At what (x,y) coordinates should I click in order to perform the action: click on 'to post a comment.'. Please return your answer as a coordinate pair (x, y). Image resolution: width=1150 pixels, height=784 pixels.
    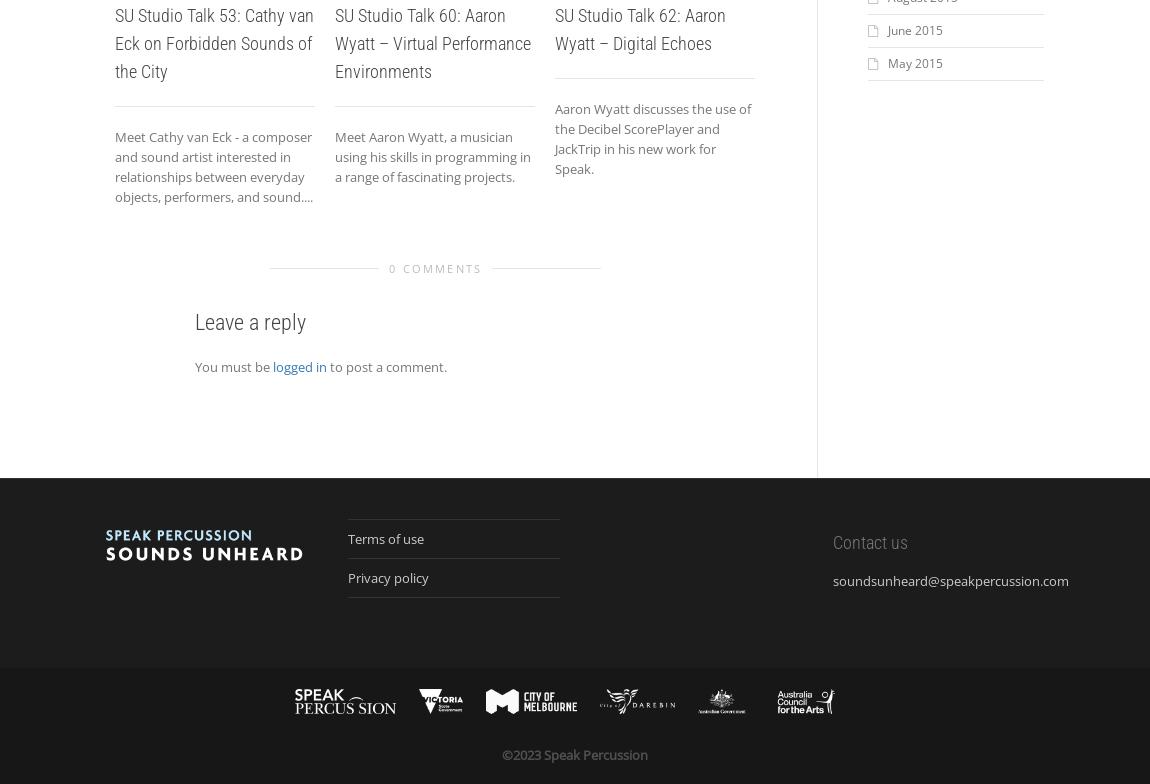
    Looking at the image, I should click on (326, 366).